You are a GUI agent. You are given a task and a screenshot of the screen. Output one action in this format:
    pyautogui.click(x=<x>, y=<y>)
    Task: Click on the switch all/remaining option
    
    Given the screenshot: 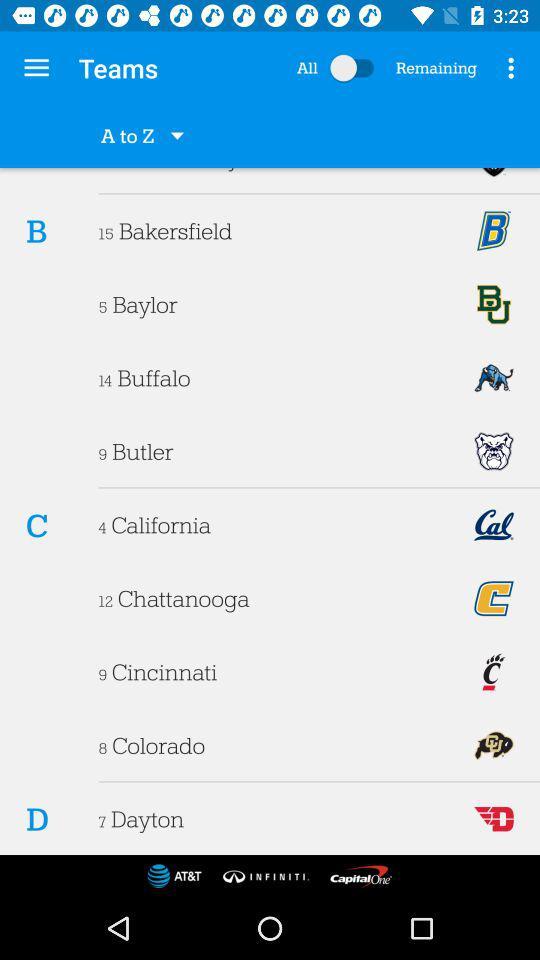 What is the action you would take?
    pyautogui.click(x=355, y=68)
    